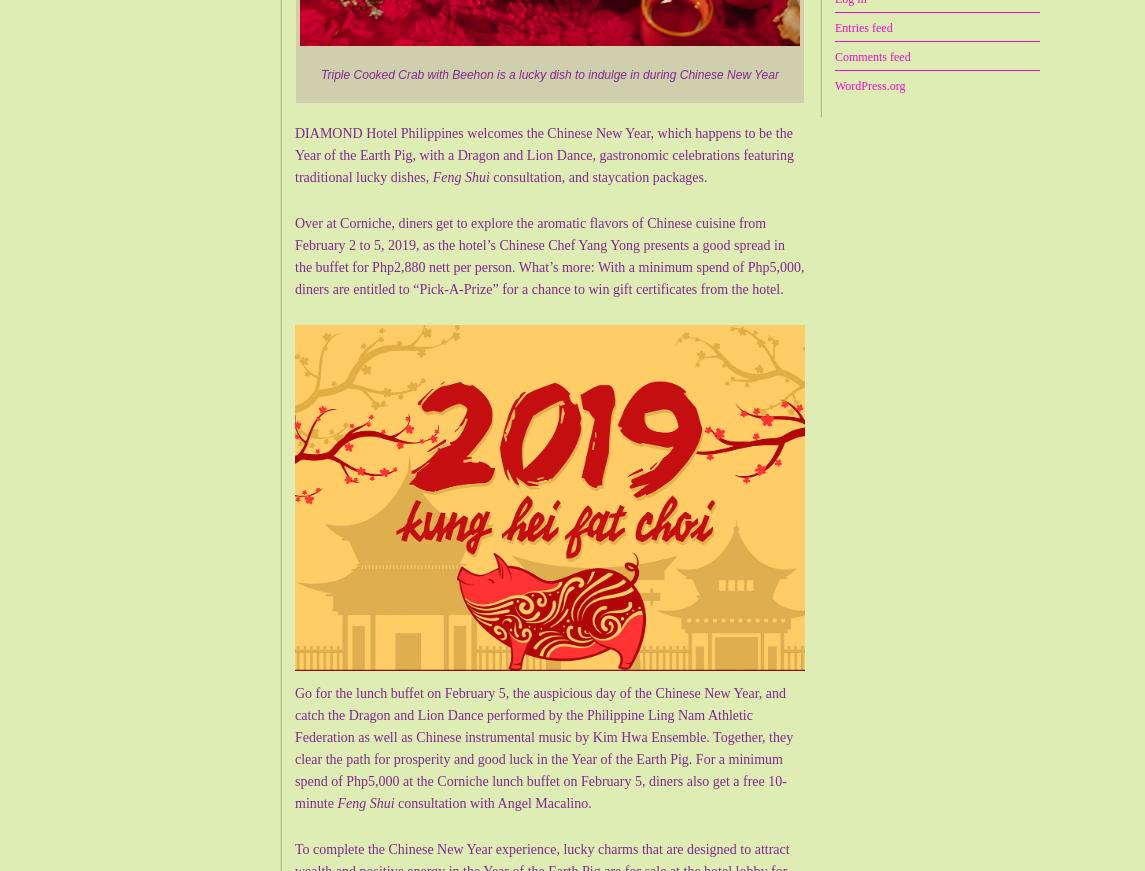  I want to click on 'Triple Cooked Crab with Beehon is a lucky dish to indulge in during Chinese New Year', so click(319, 73).